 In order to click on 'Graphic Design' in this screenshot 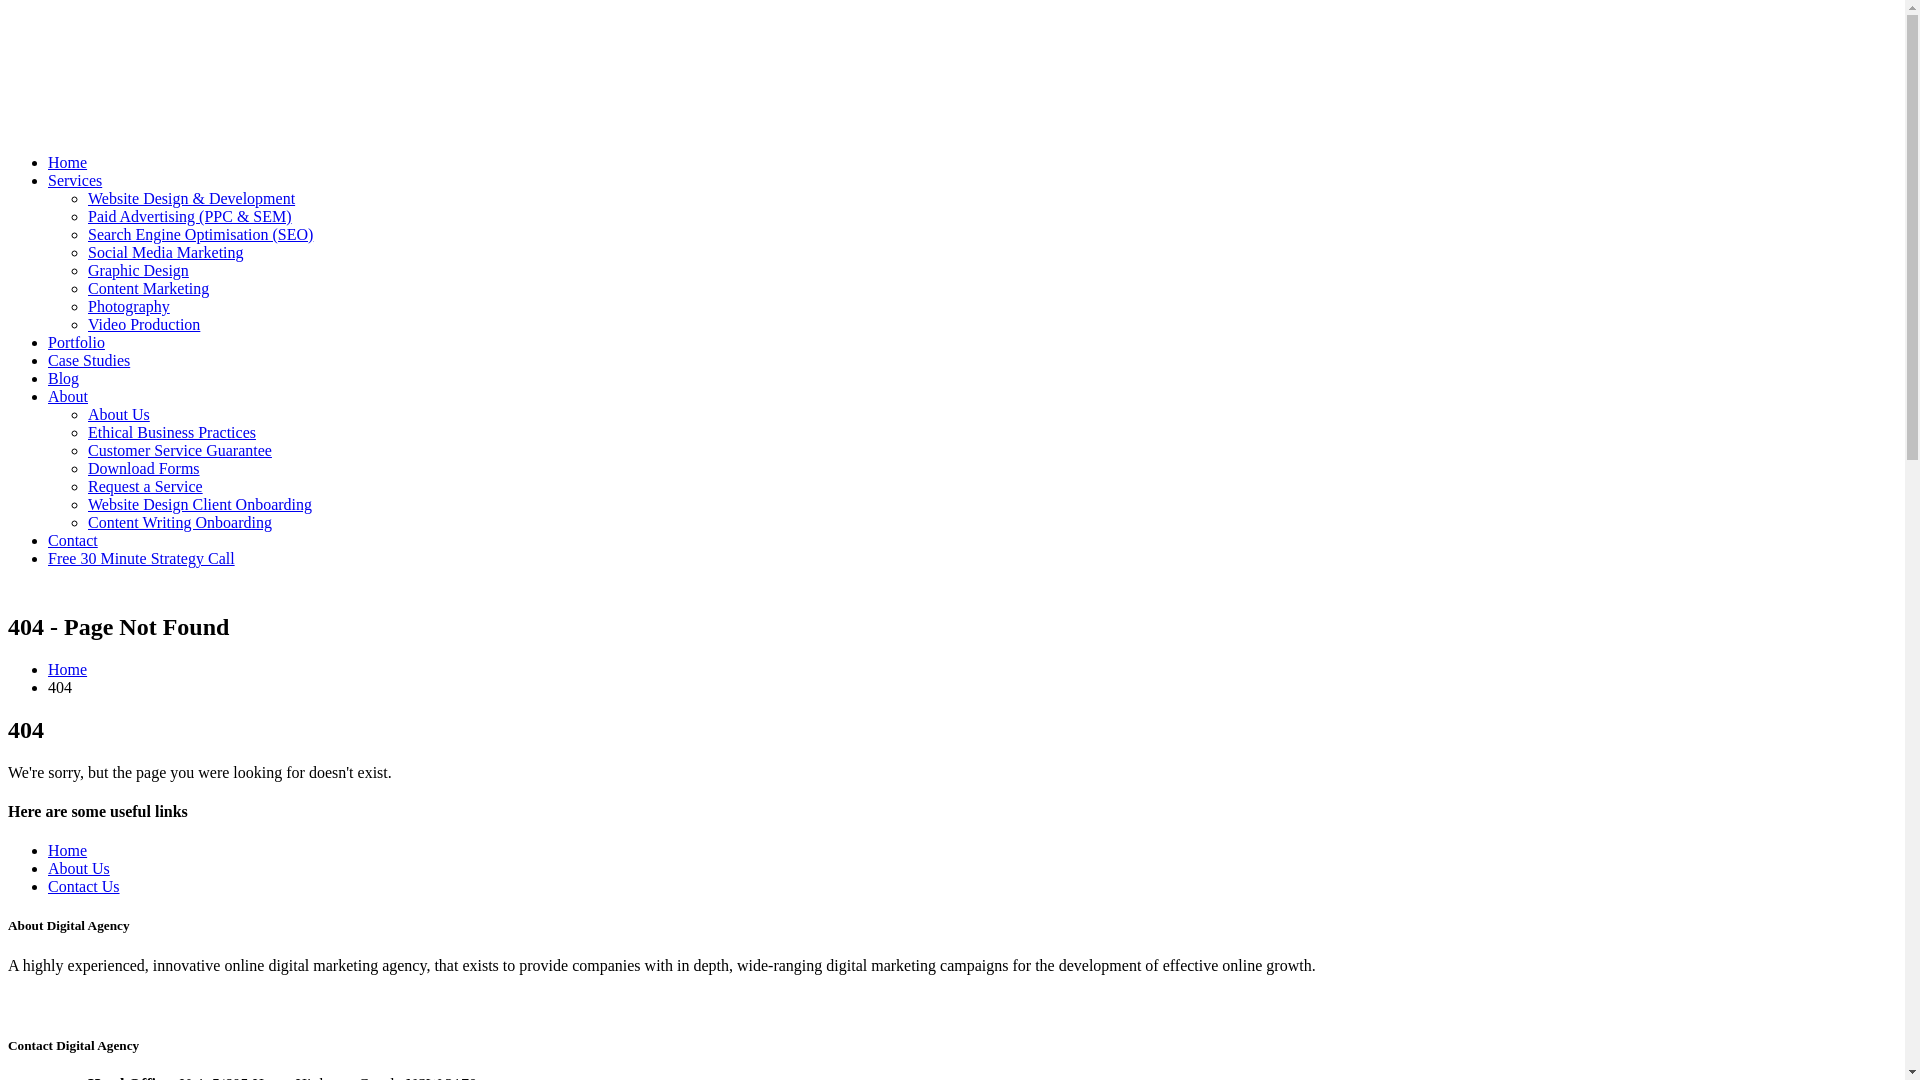, I will do `click(86, 270)`.